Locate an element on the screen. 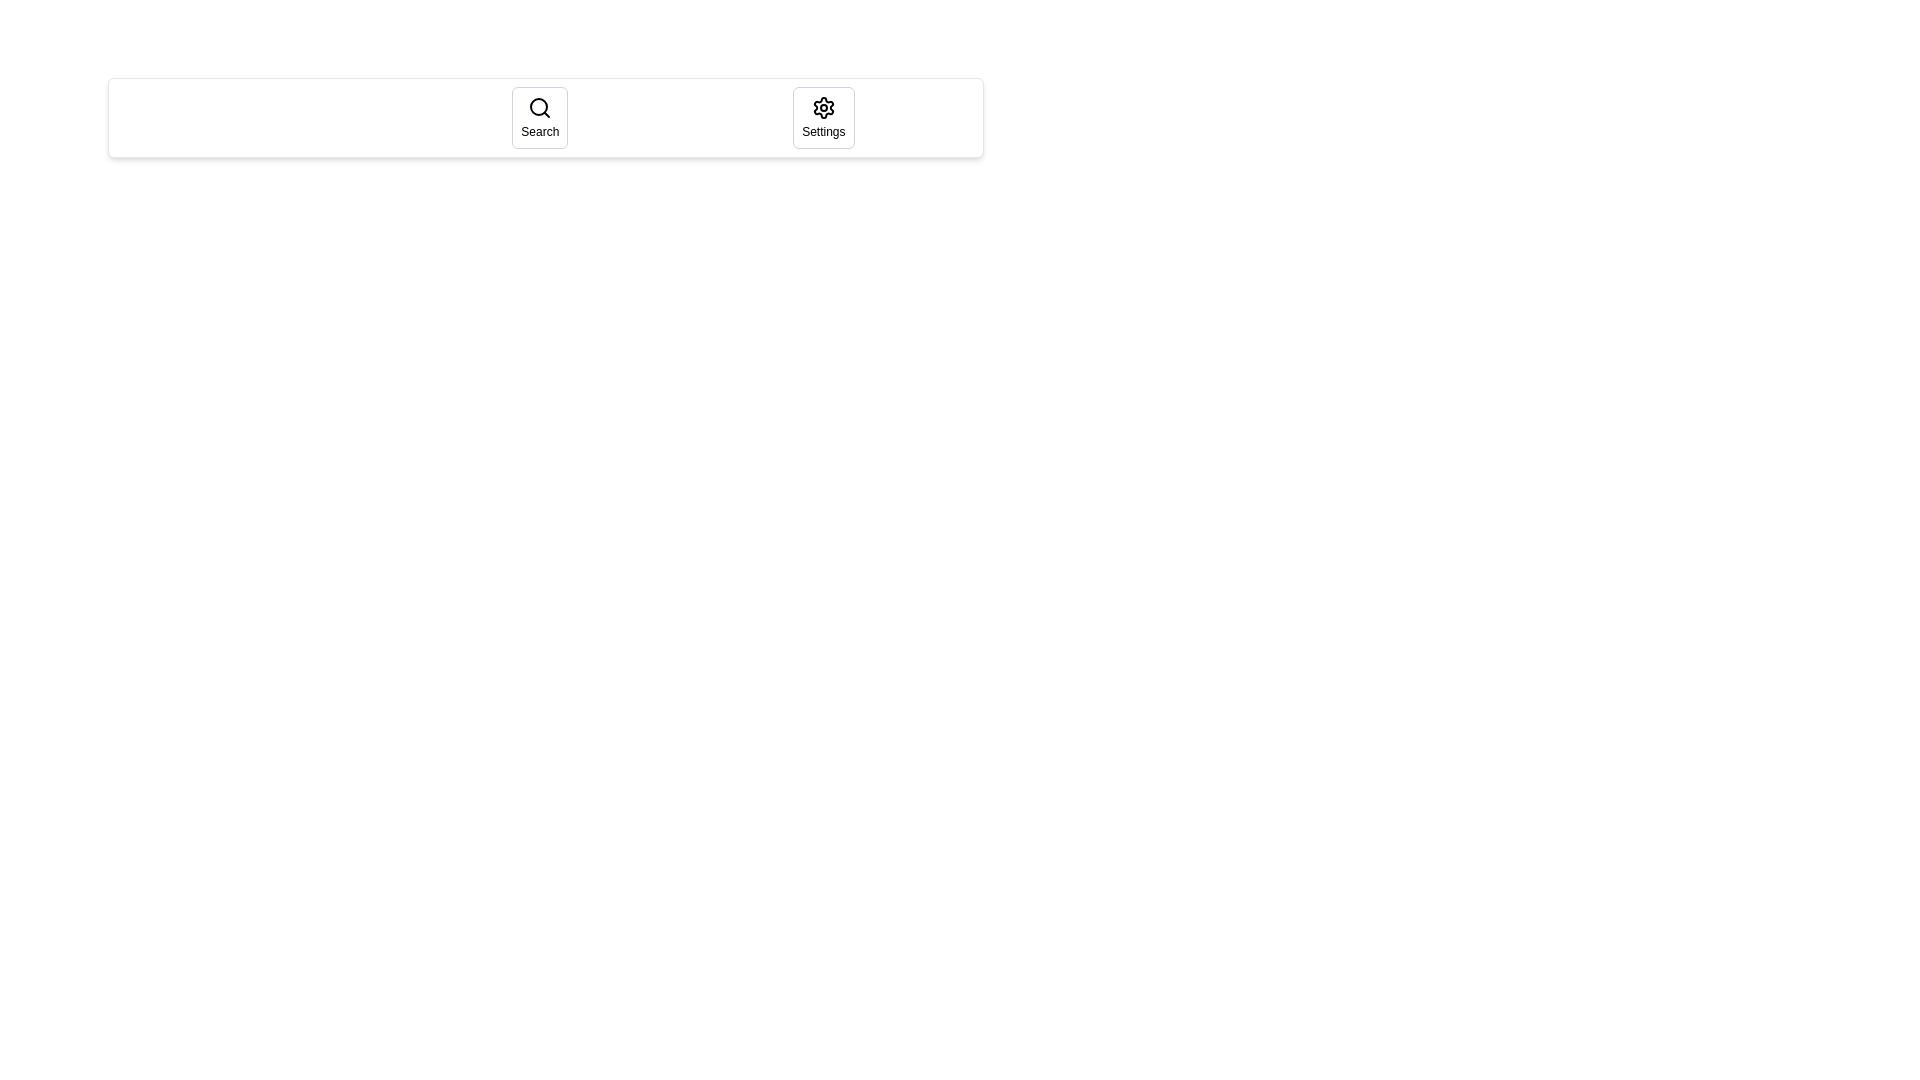  the gear icon representing settings, located at the top-center of the 'Settings' button is located at coordinates (823, 108).